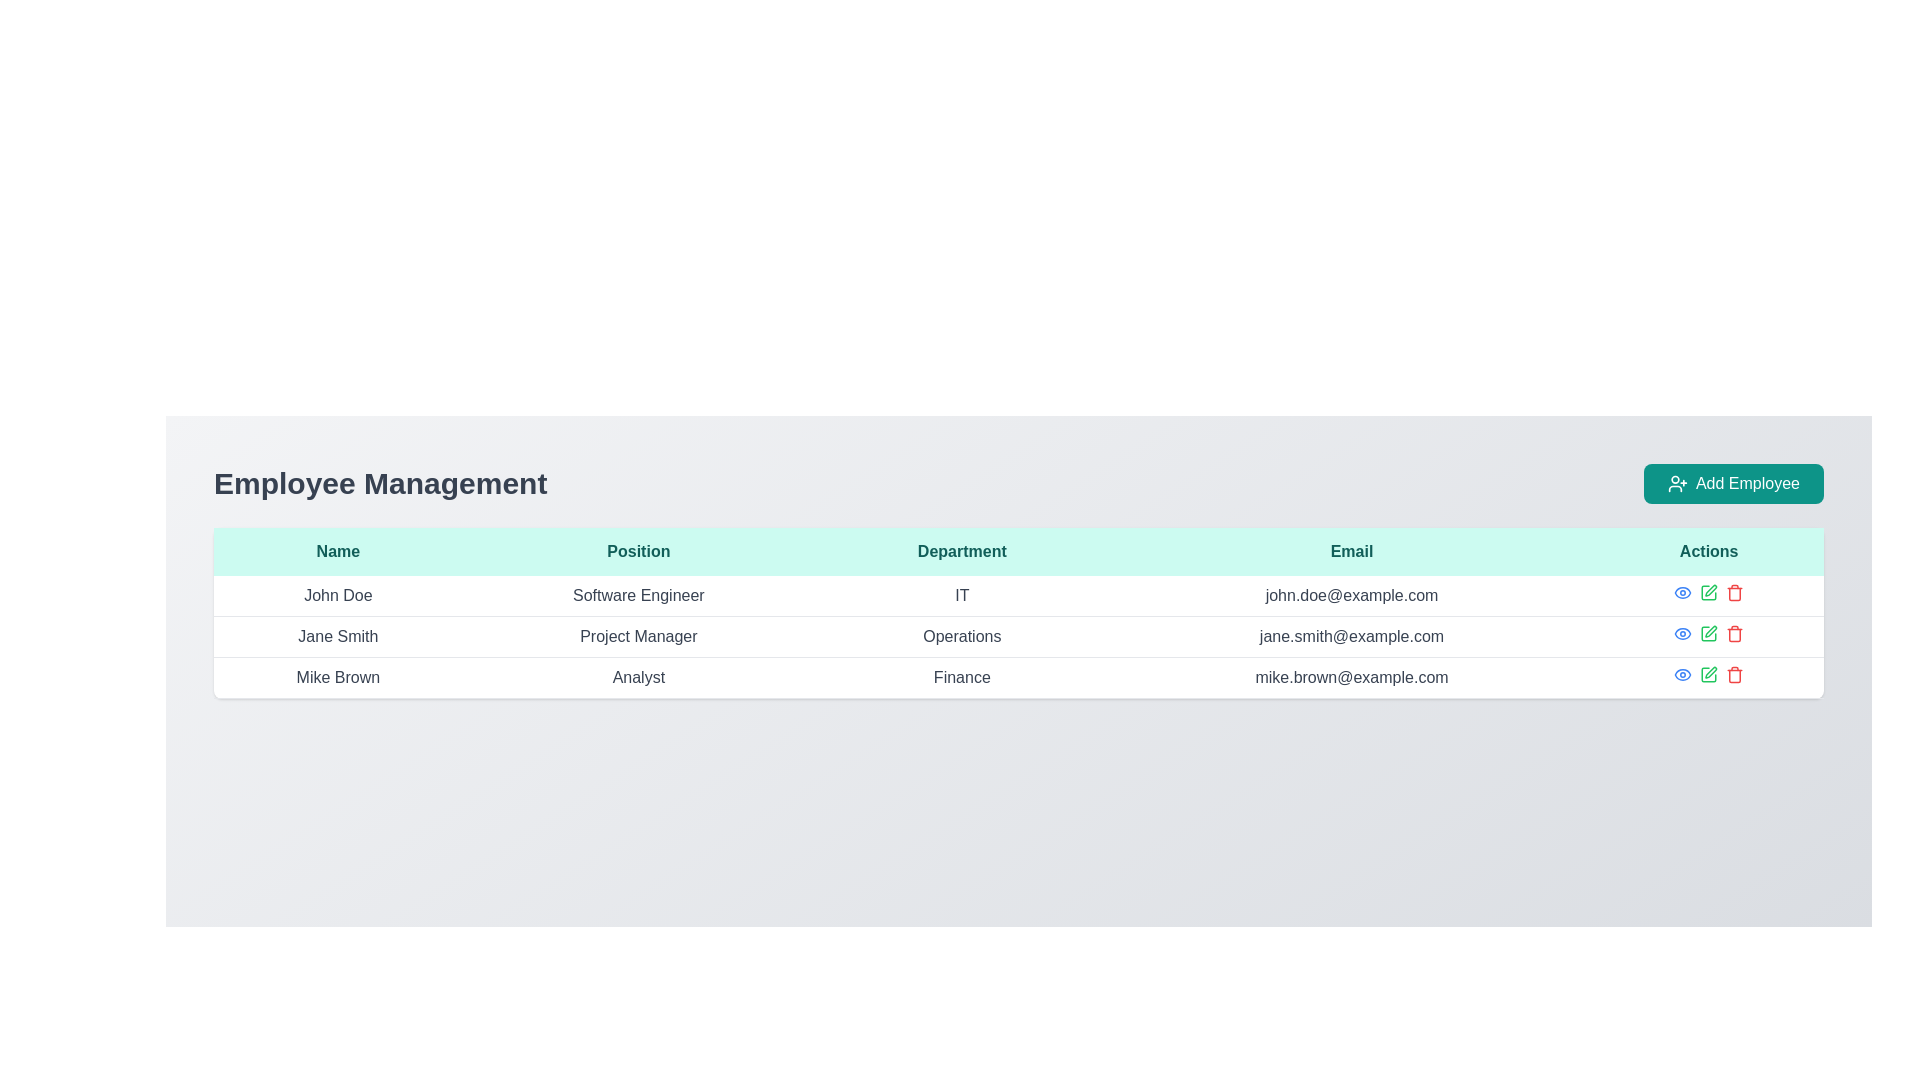 The image size is (1920, 1080). I want to click on the text label displaying 'Jane Smith' in a gray font, located in the second row of the employee information table under the 'Name' column, so click(338, 636).